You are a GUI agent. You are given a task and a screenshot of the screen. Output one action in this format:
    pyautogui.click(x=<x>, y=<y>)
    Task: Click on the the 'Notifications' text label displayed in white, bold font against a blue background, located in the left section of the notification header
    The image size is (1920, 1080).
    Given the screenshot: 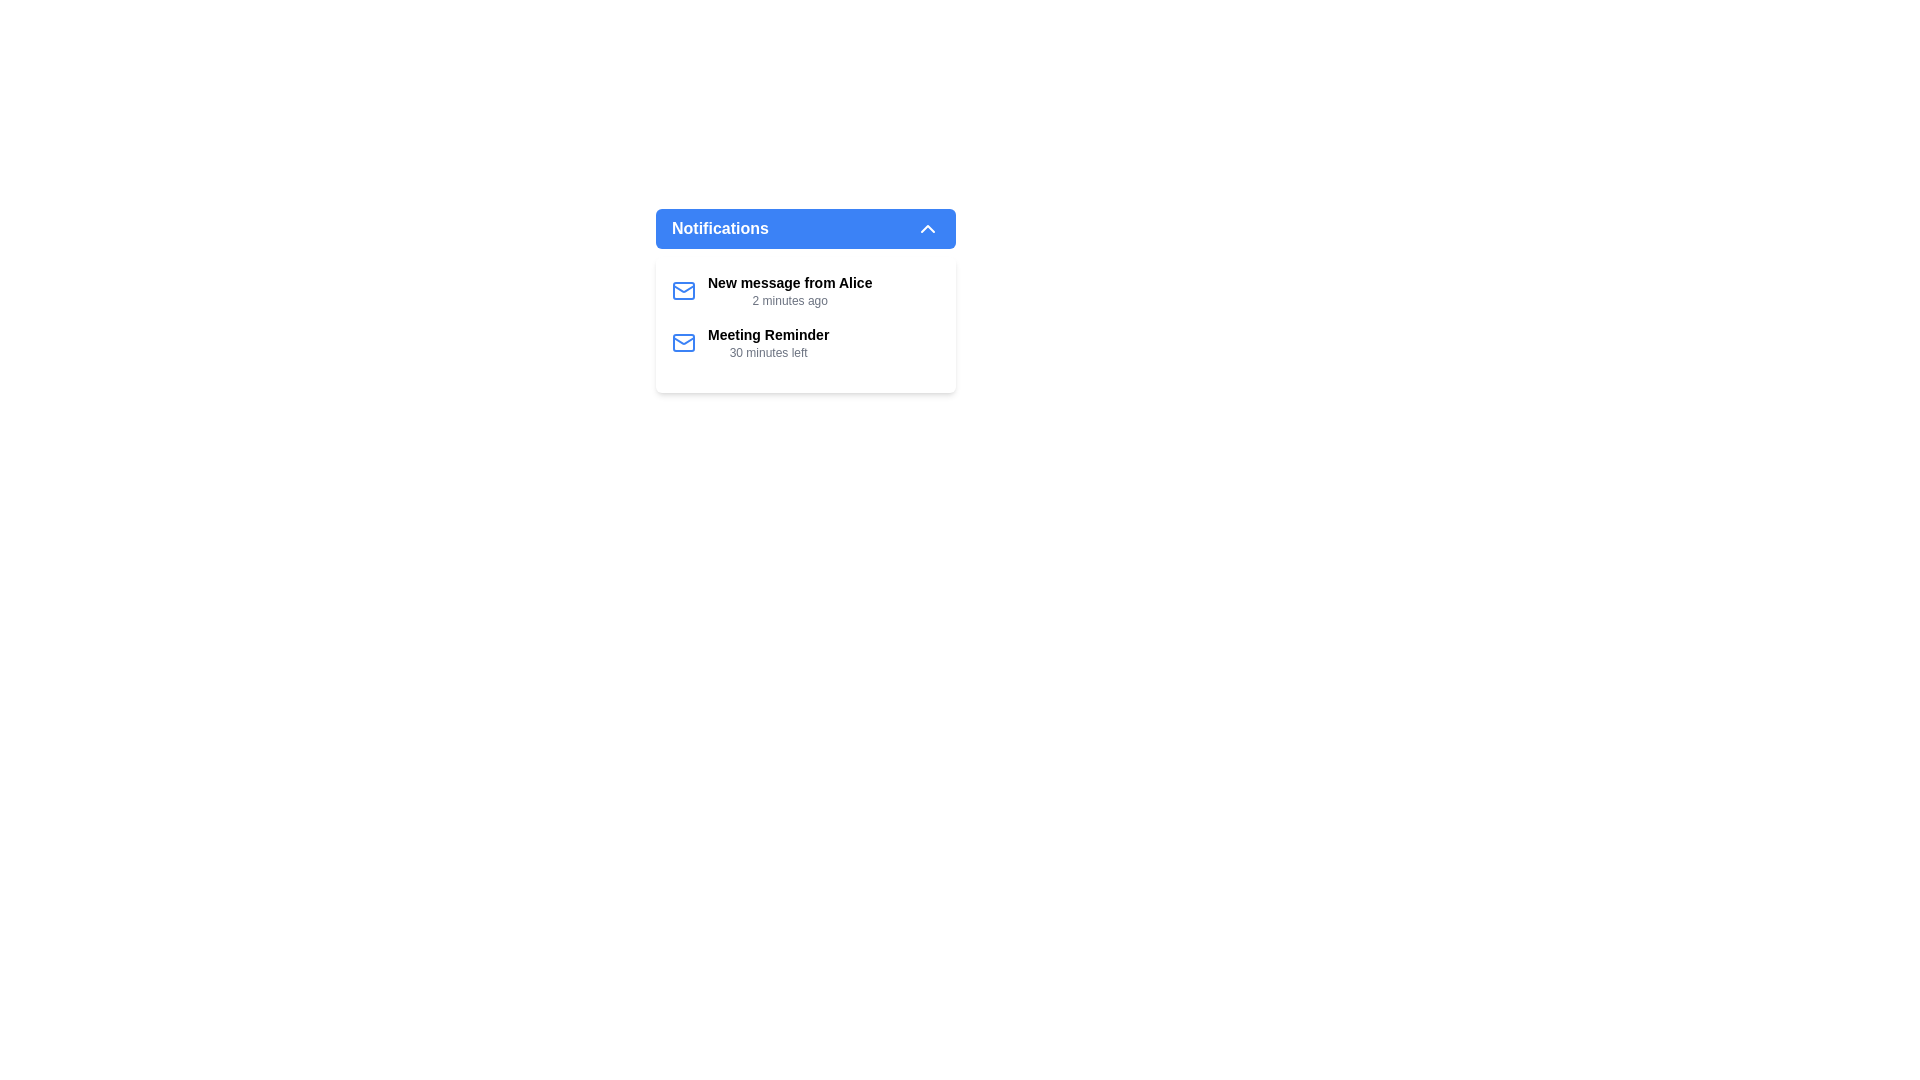 What is the action you would take?
    pyautogui.click(x=720, y=227)
    